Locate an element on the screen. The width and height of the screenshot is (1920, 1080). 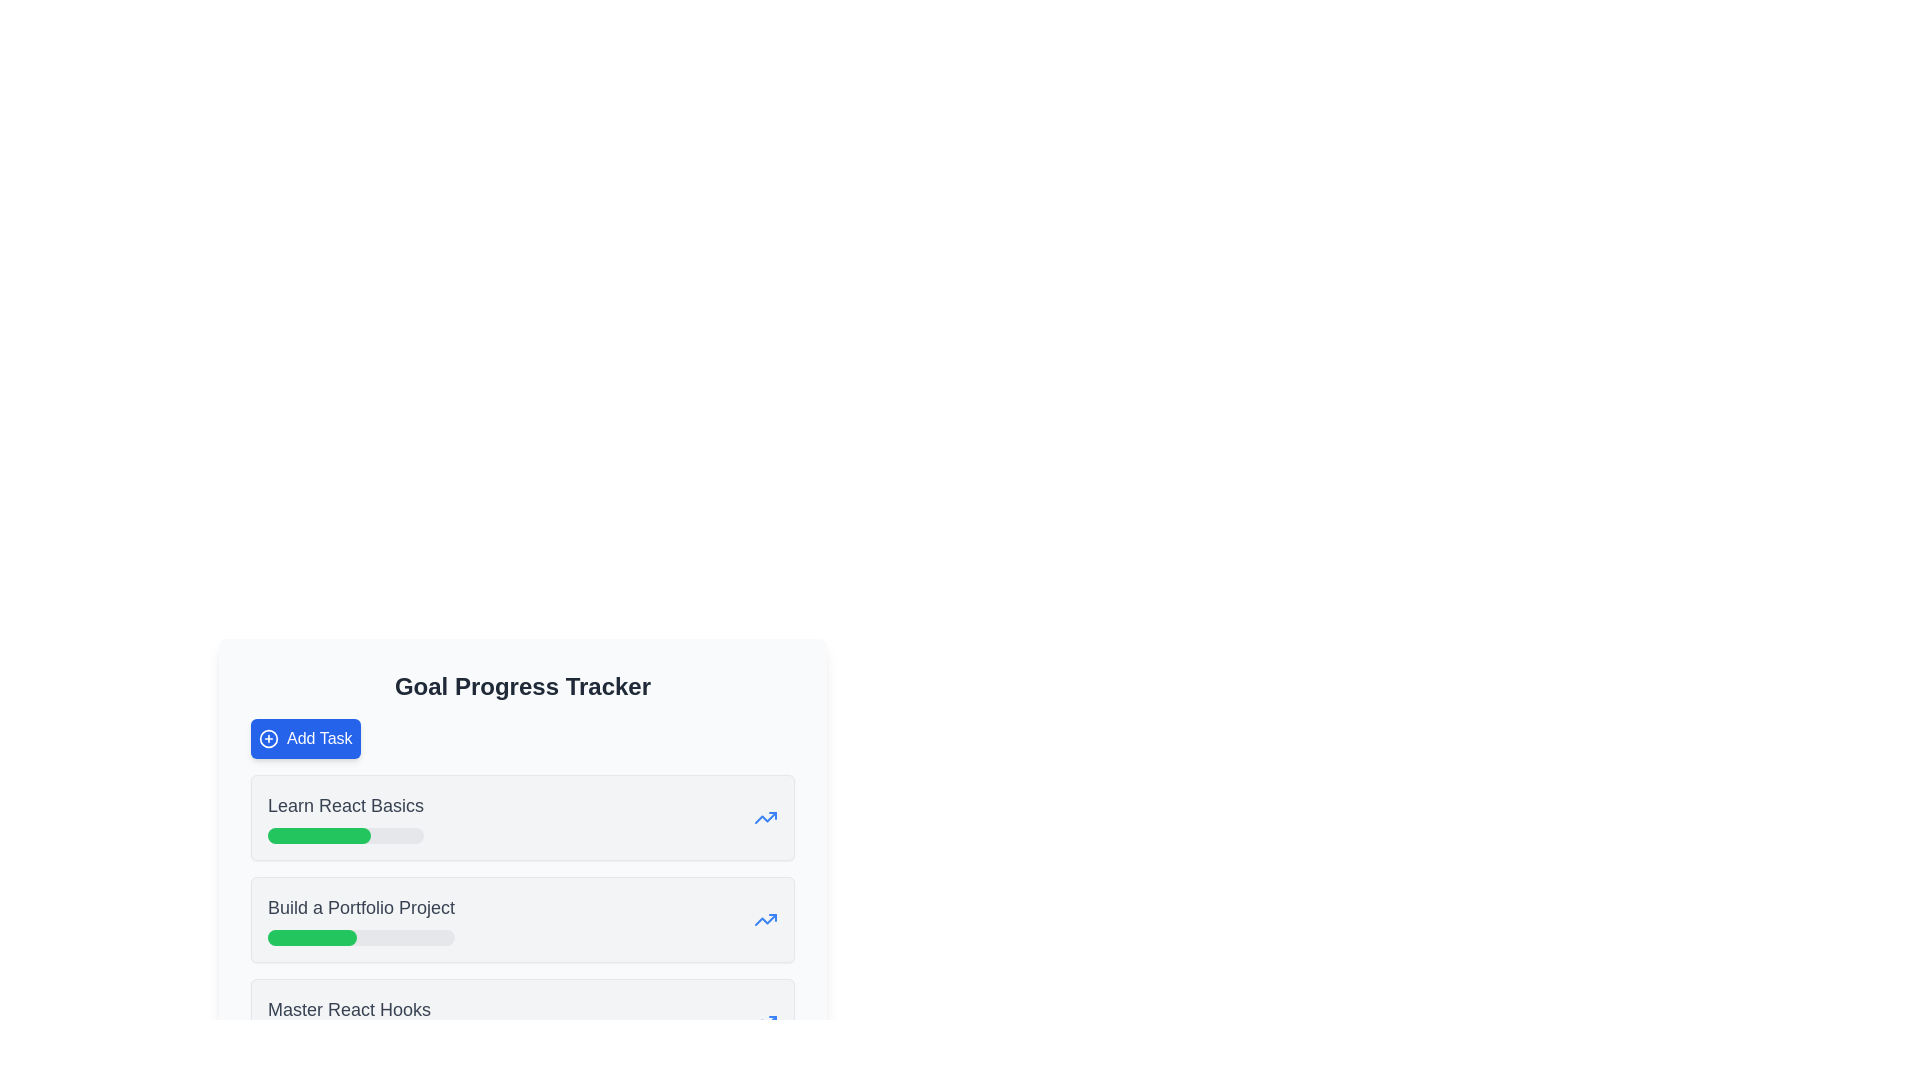
the progress visually by focusing on the progress indicator bar located in the 'Build a Portfolio Project' section of the goal tracker is located at coordinates (311, 937).